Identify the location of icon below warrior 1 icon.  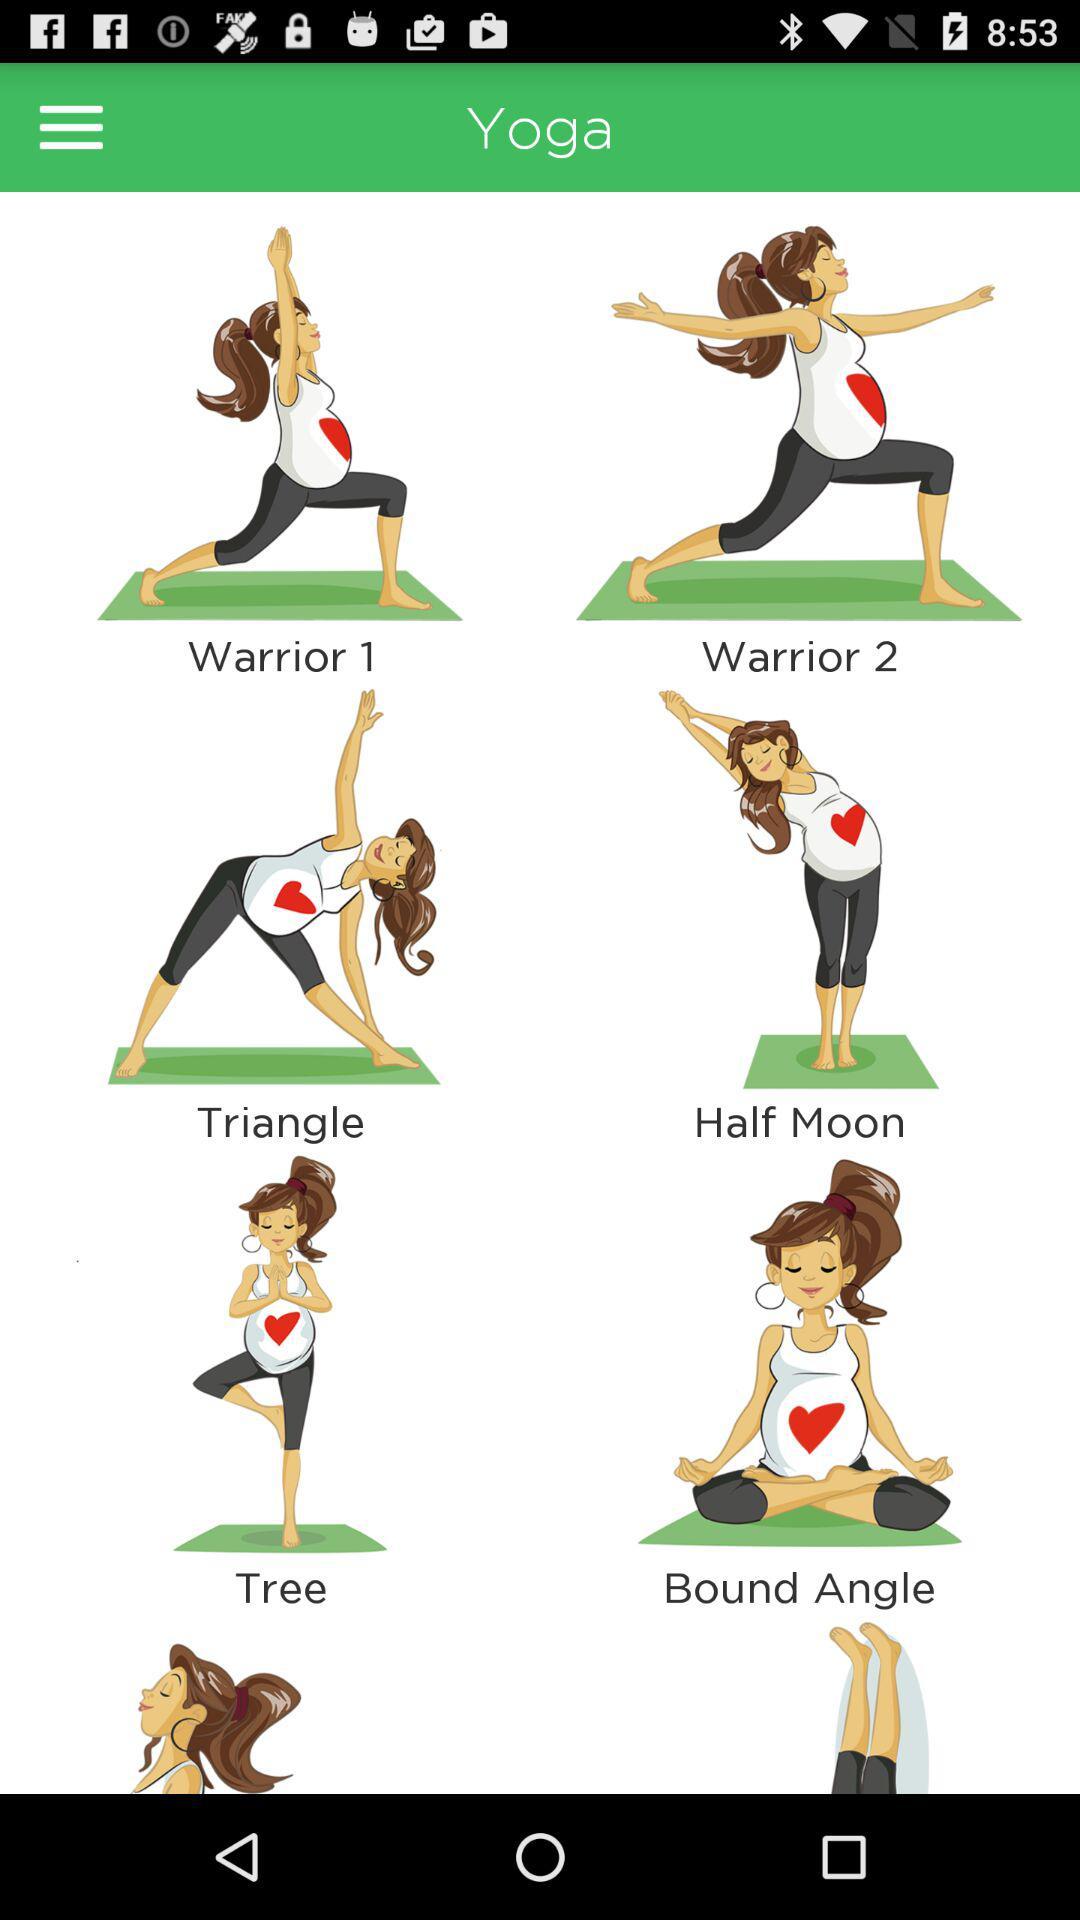
(280, 887).